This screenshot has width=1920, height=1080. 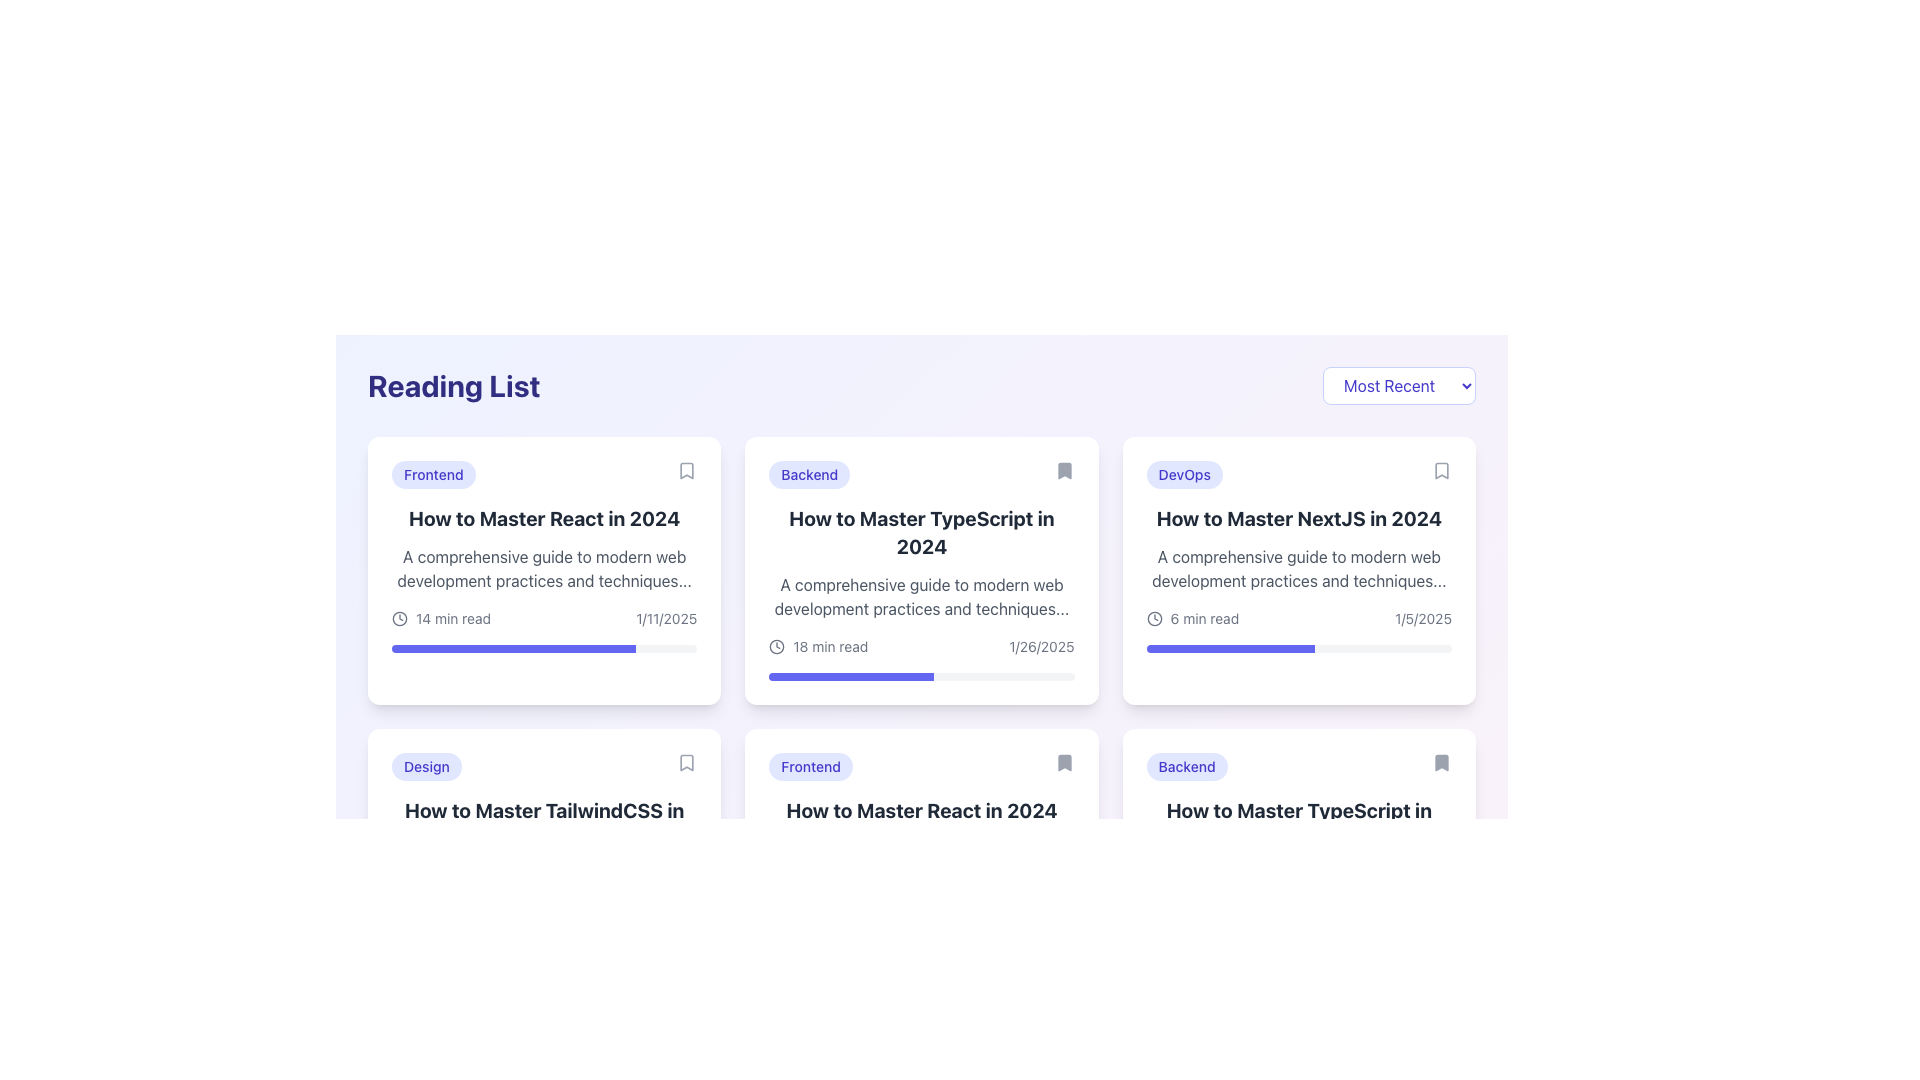 What do you see at coordinates (432, 474) in the screenshot?
I see `the category label indicating 'Frontend' located at the top-left corner of the first content card in the Reading List, above the title 'How to Master React in 2024'` at bounding box center [432, 474].